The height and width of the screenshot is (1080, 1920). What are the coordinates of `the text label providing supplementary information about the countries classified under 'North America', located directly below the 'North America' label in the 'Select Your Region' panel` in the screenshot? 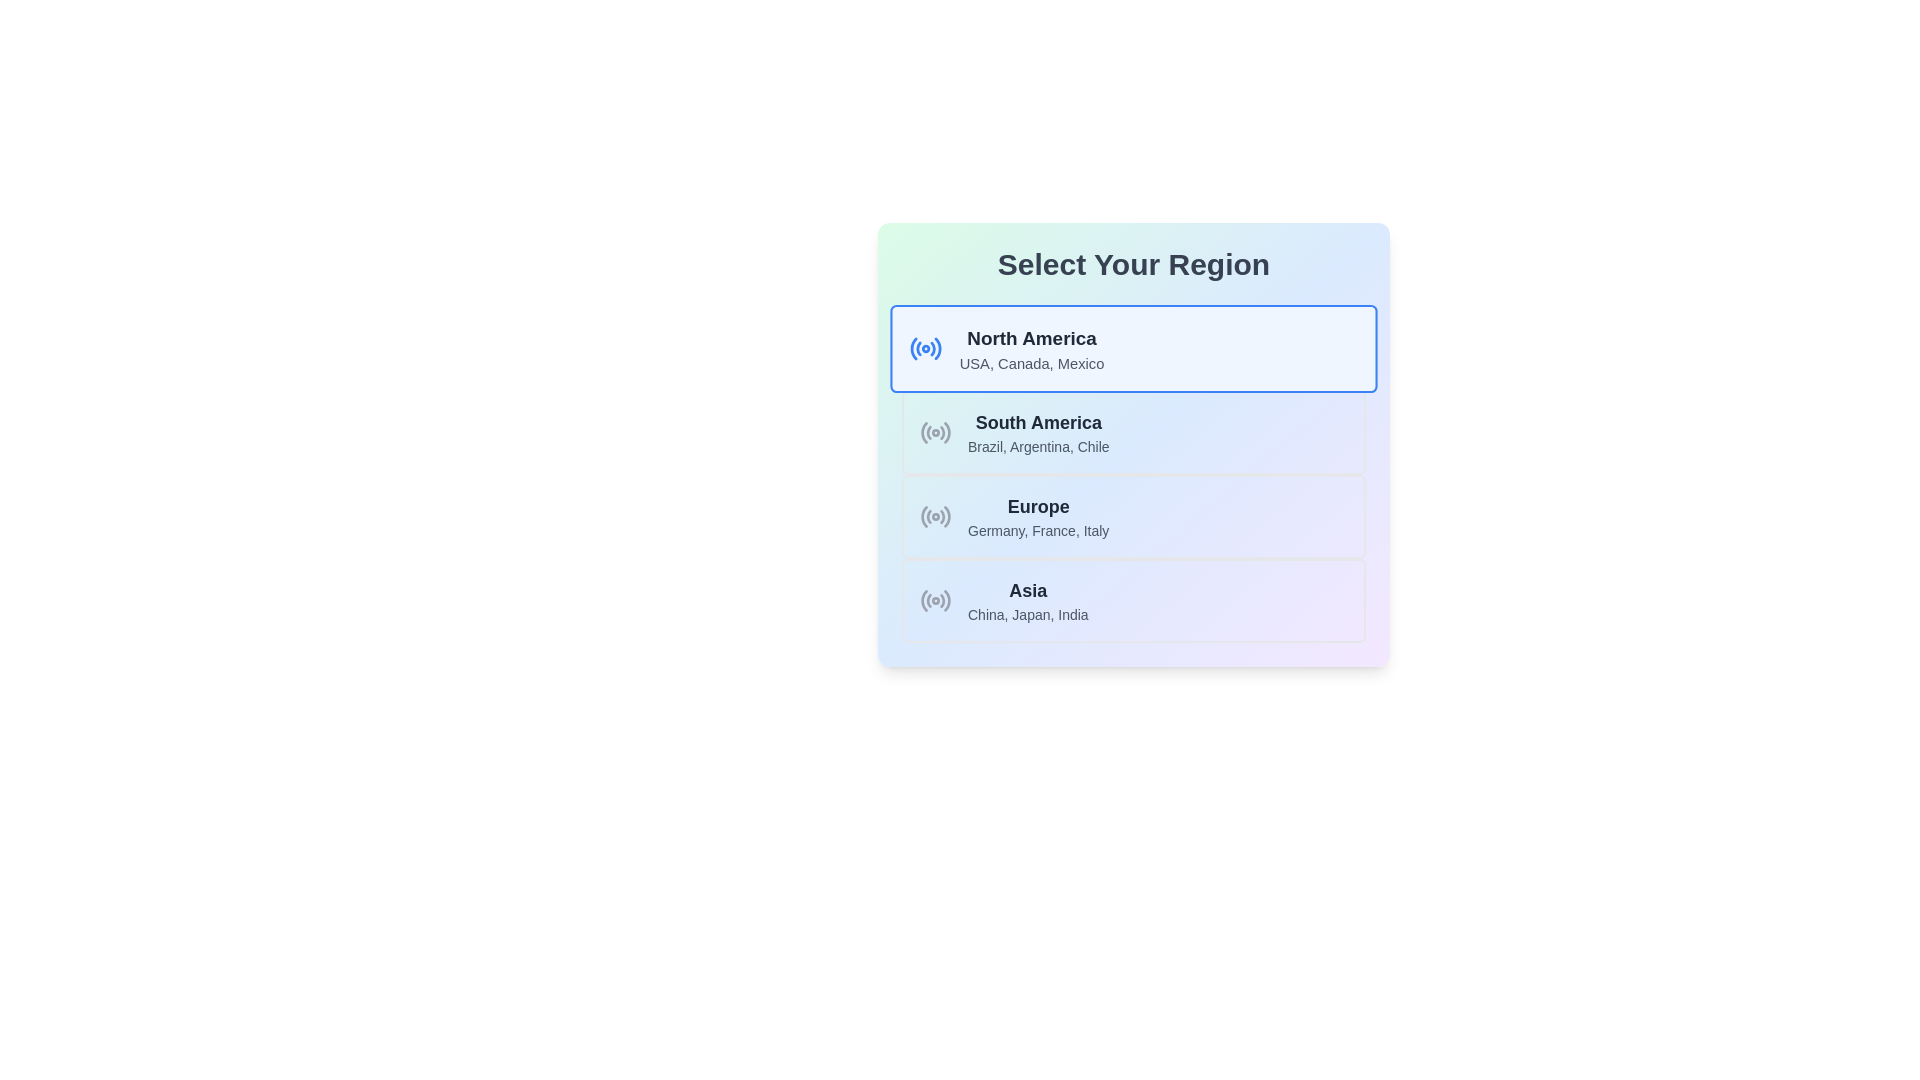 It's located at (1032, 363).